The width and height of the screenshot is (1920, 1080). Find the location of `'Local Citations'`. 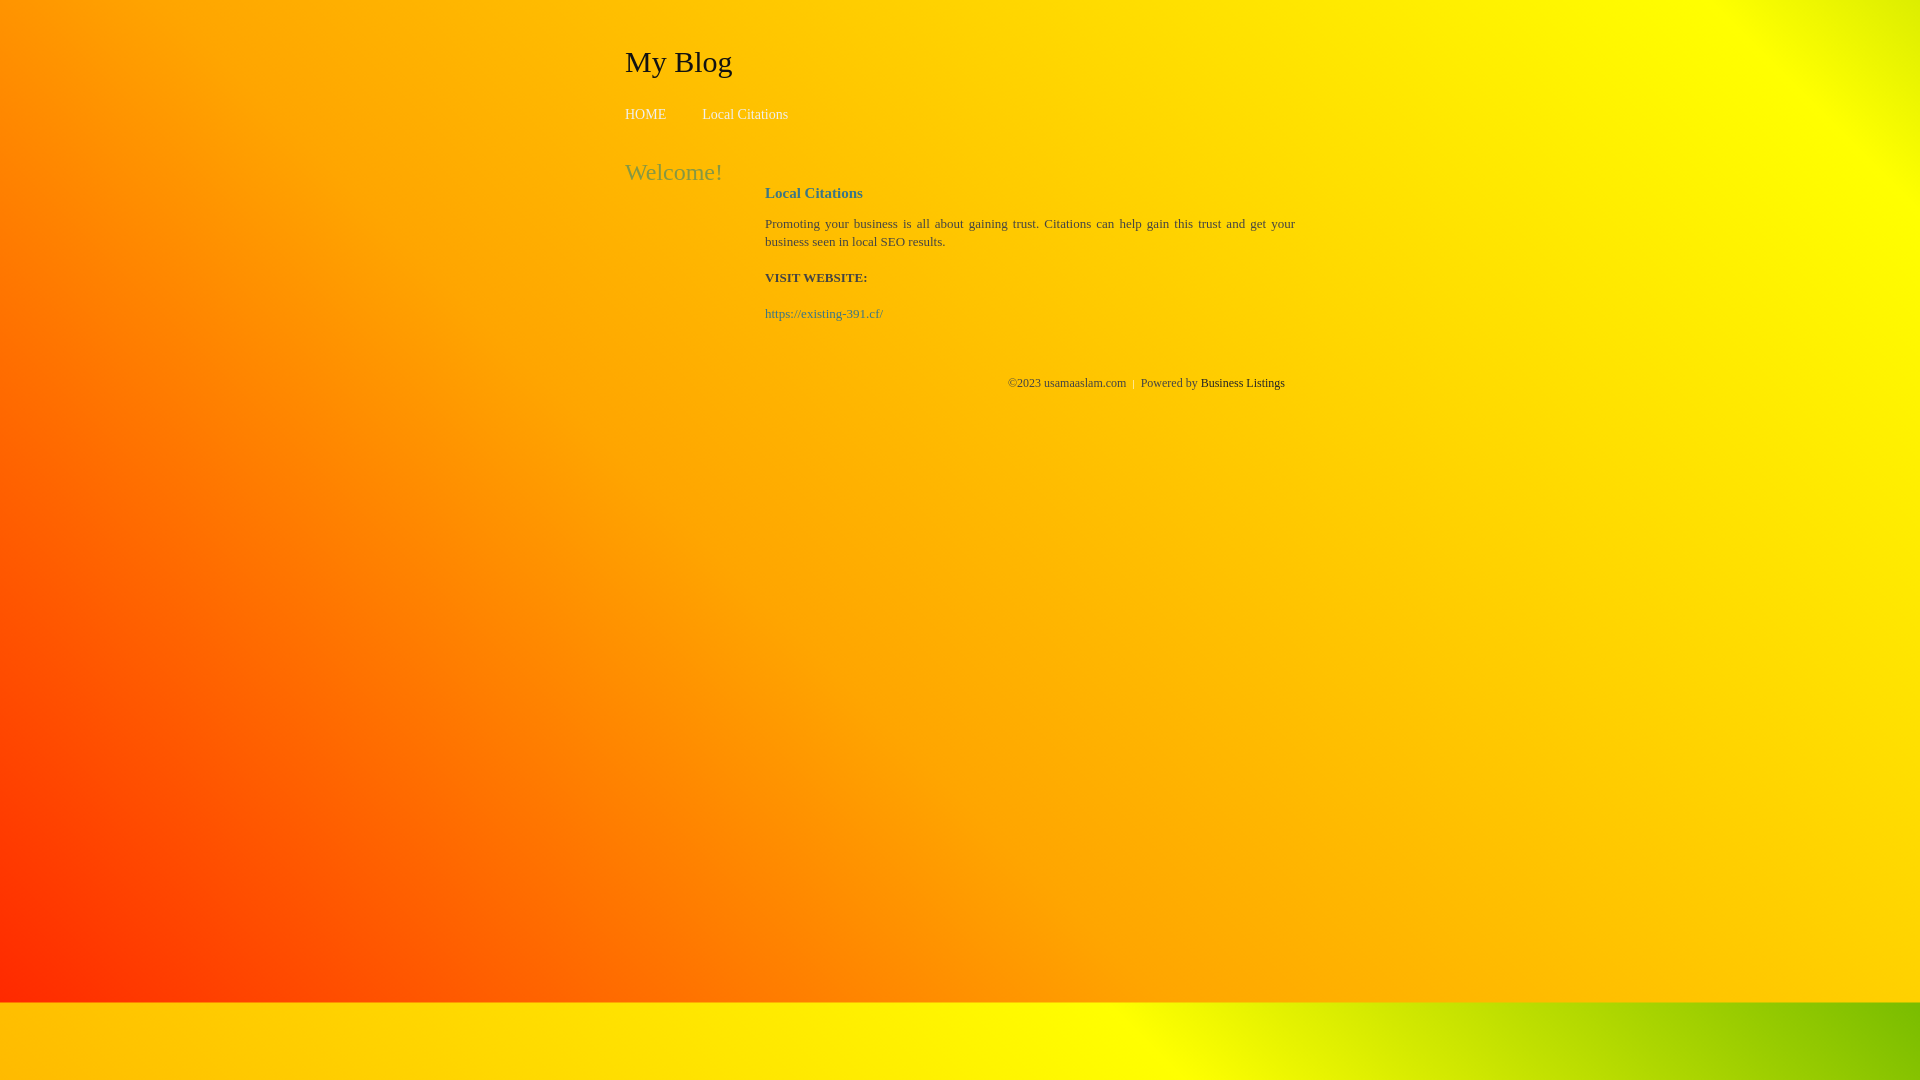

'Local Citations' is located at coordinates (701, 114).